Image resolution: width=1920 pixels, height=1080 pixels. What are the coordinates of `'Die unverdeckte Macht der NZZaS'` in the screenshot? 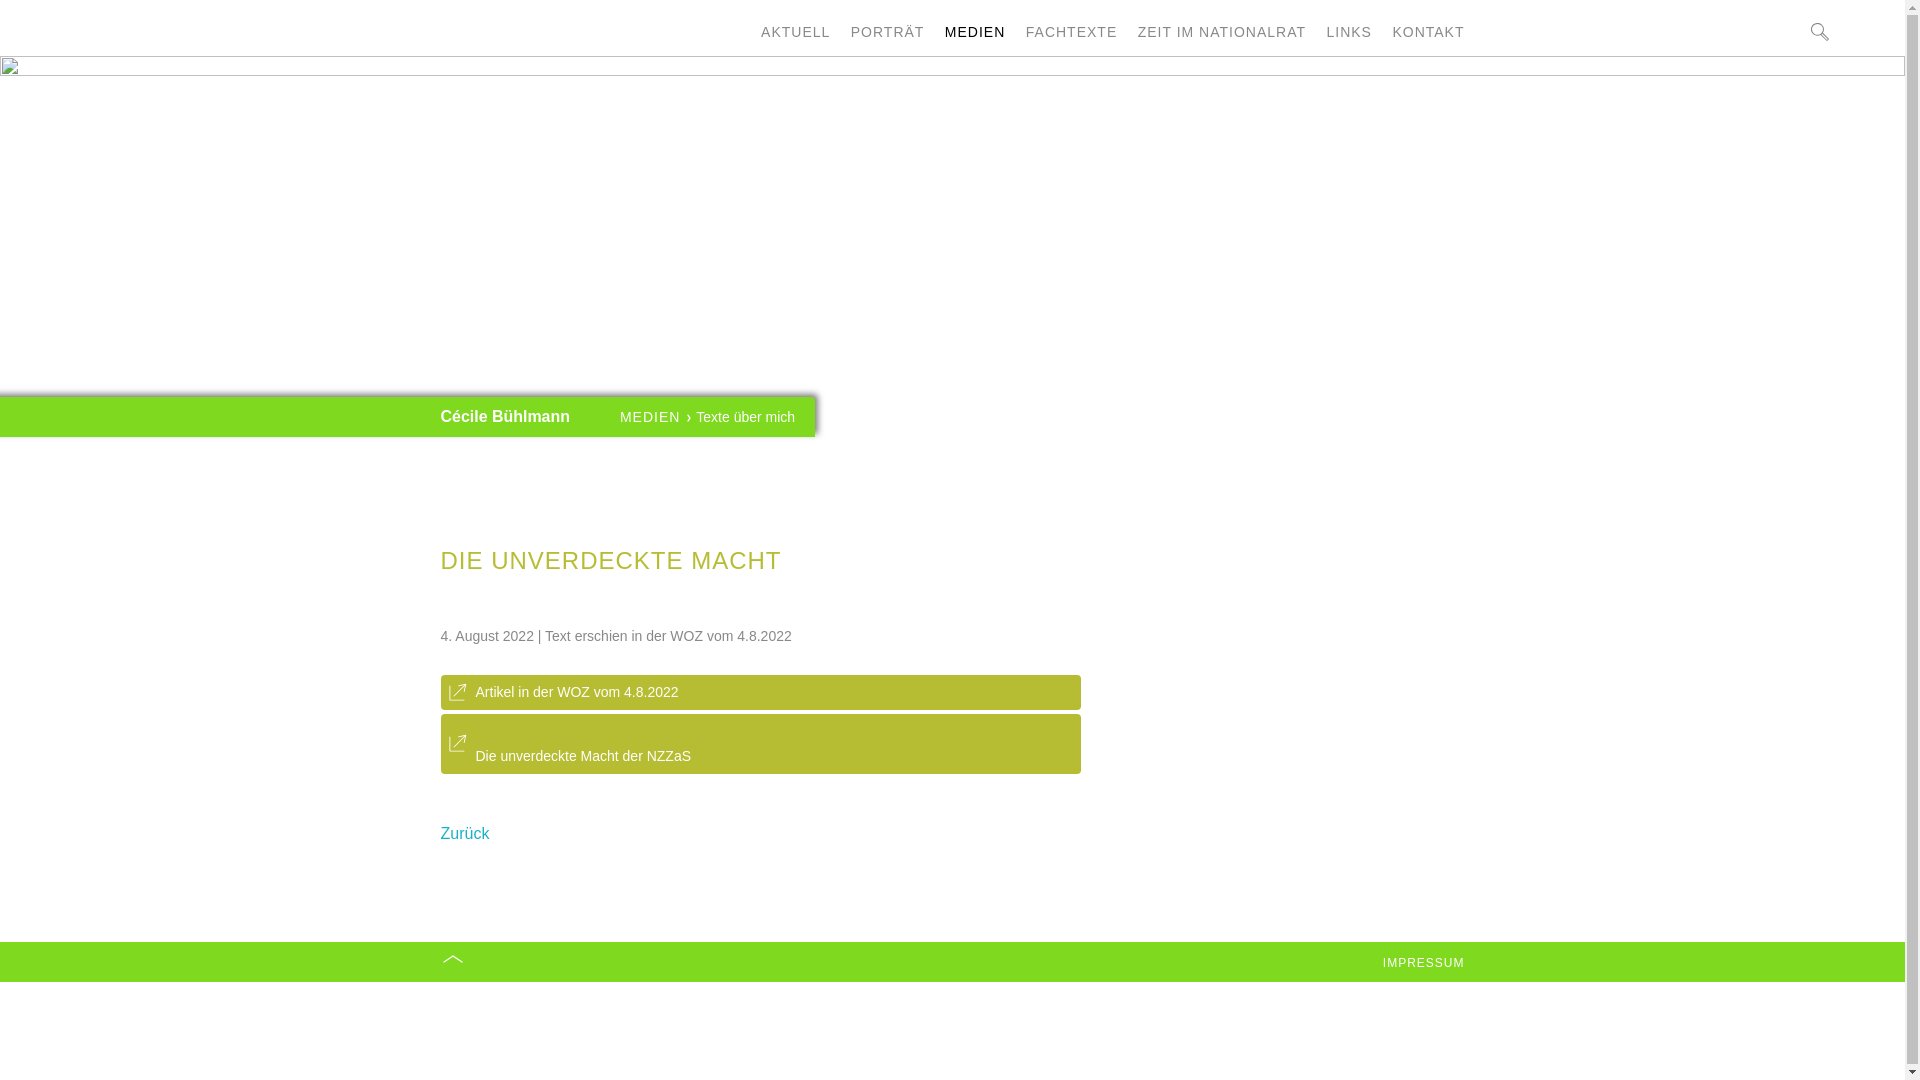 It's located at (583, 756).